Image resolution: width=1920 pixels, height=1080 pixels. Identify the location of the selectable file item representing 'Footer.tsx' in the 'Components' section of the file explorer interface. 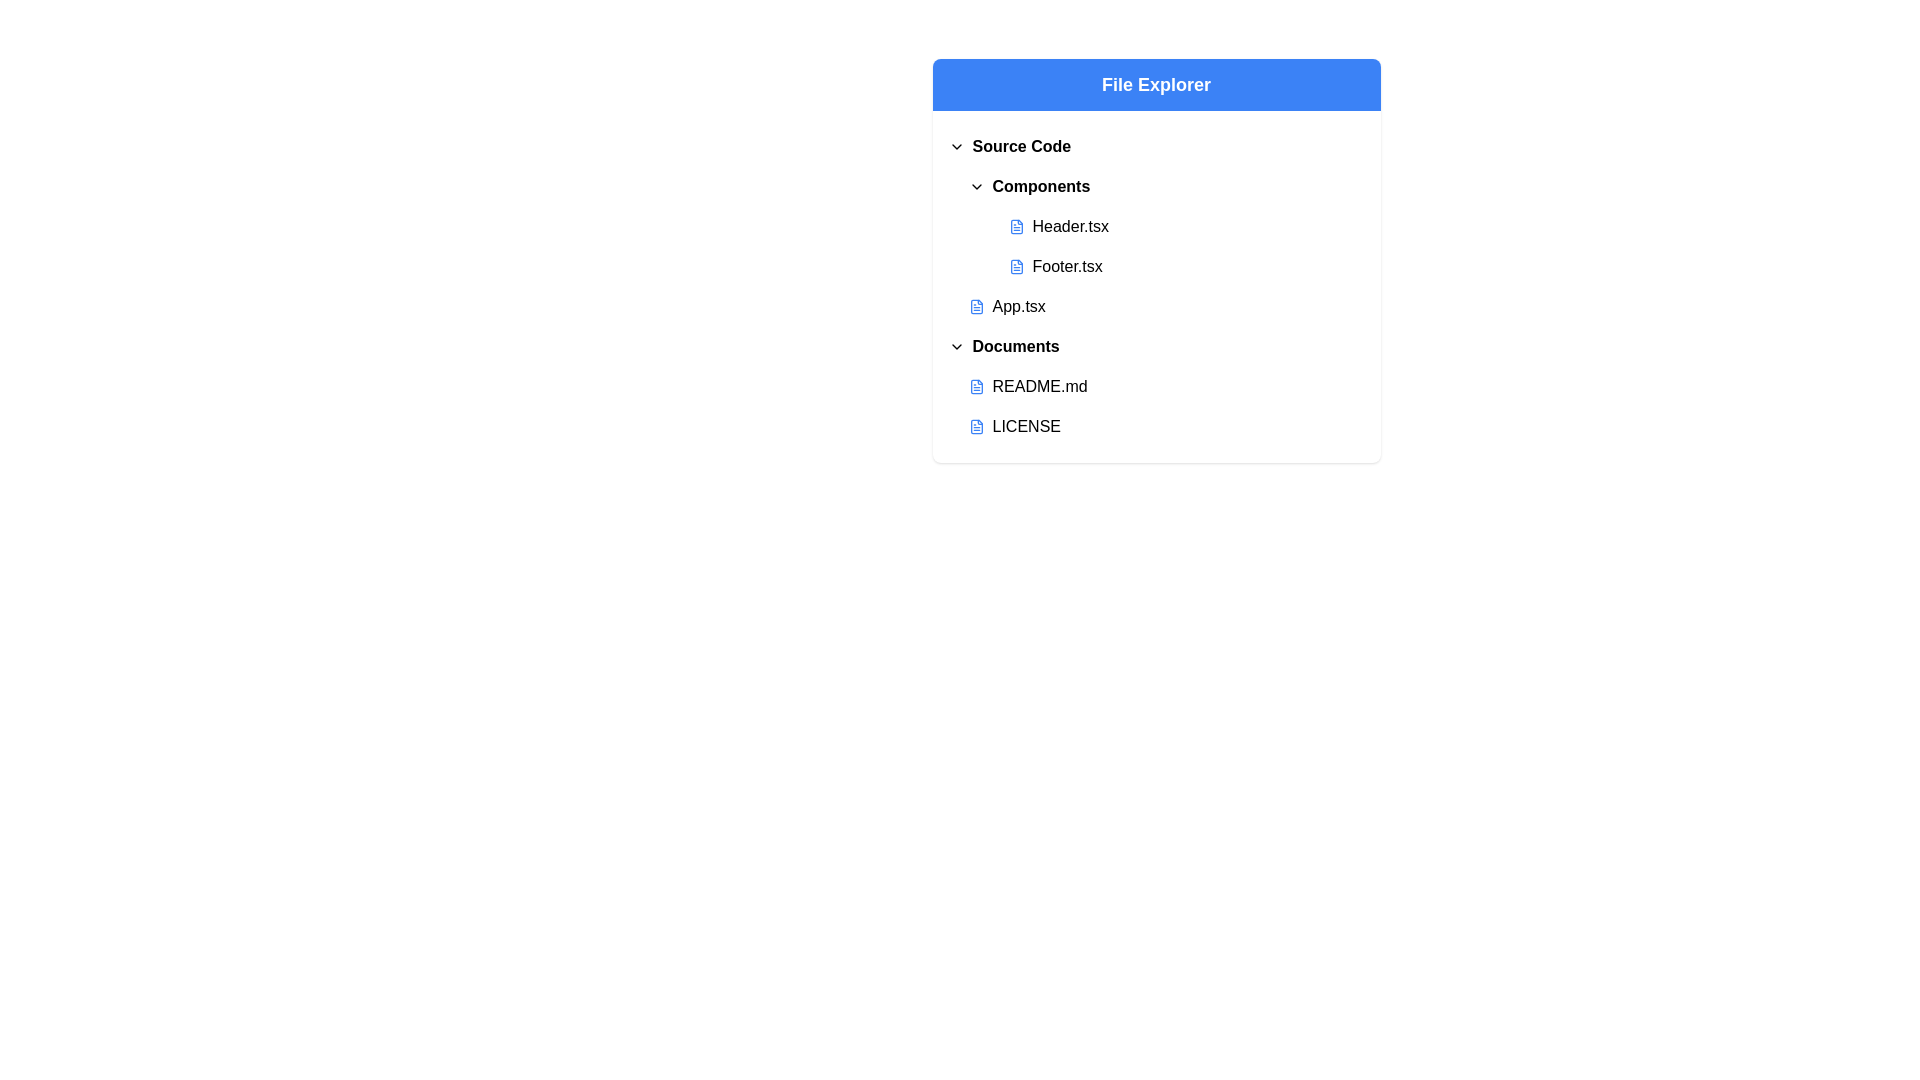
(1186, 265).